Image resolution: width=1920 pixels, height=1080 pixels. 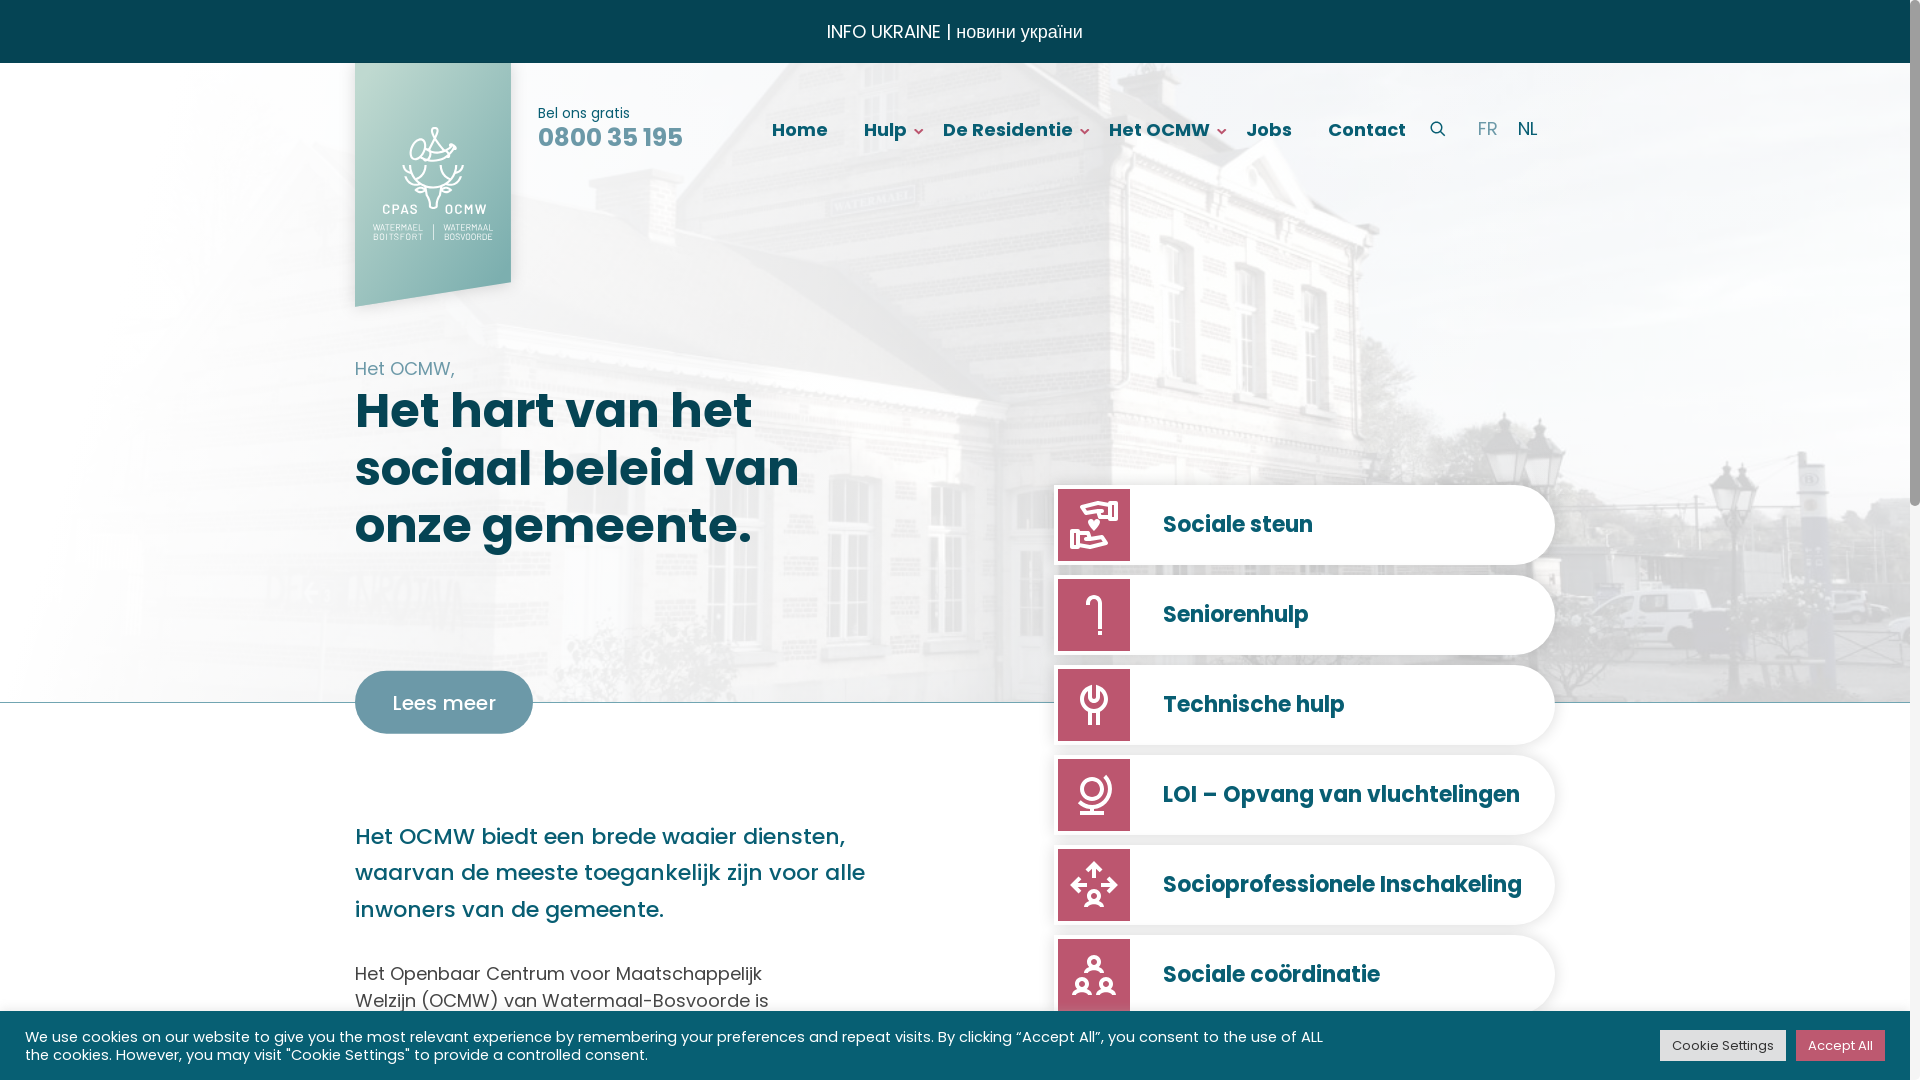 What do you see at coordinates (1304, 523) in the screenshot?
I see `'Sociale steun'` at bounding box center [1304, 523].